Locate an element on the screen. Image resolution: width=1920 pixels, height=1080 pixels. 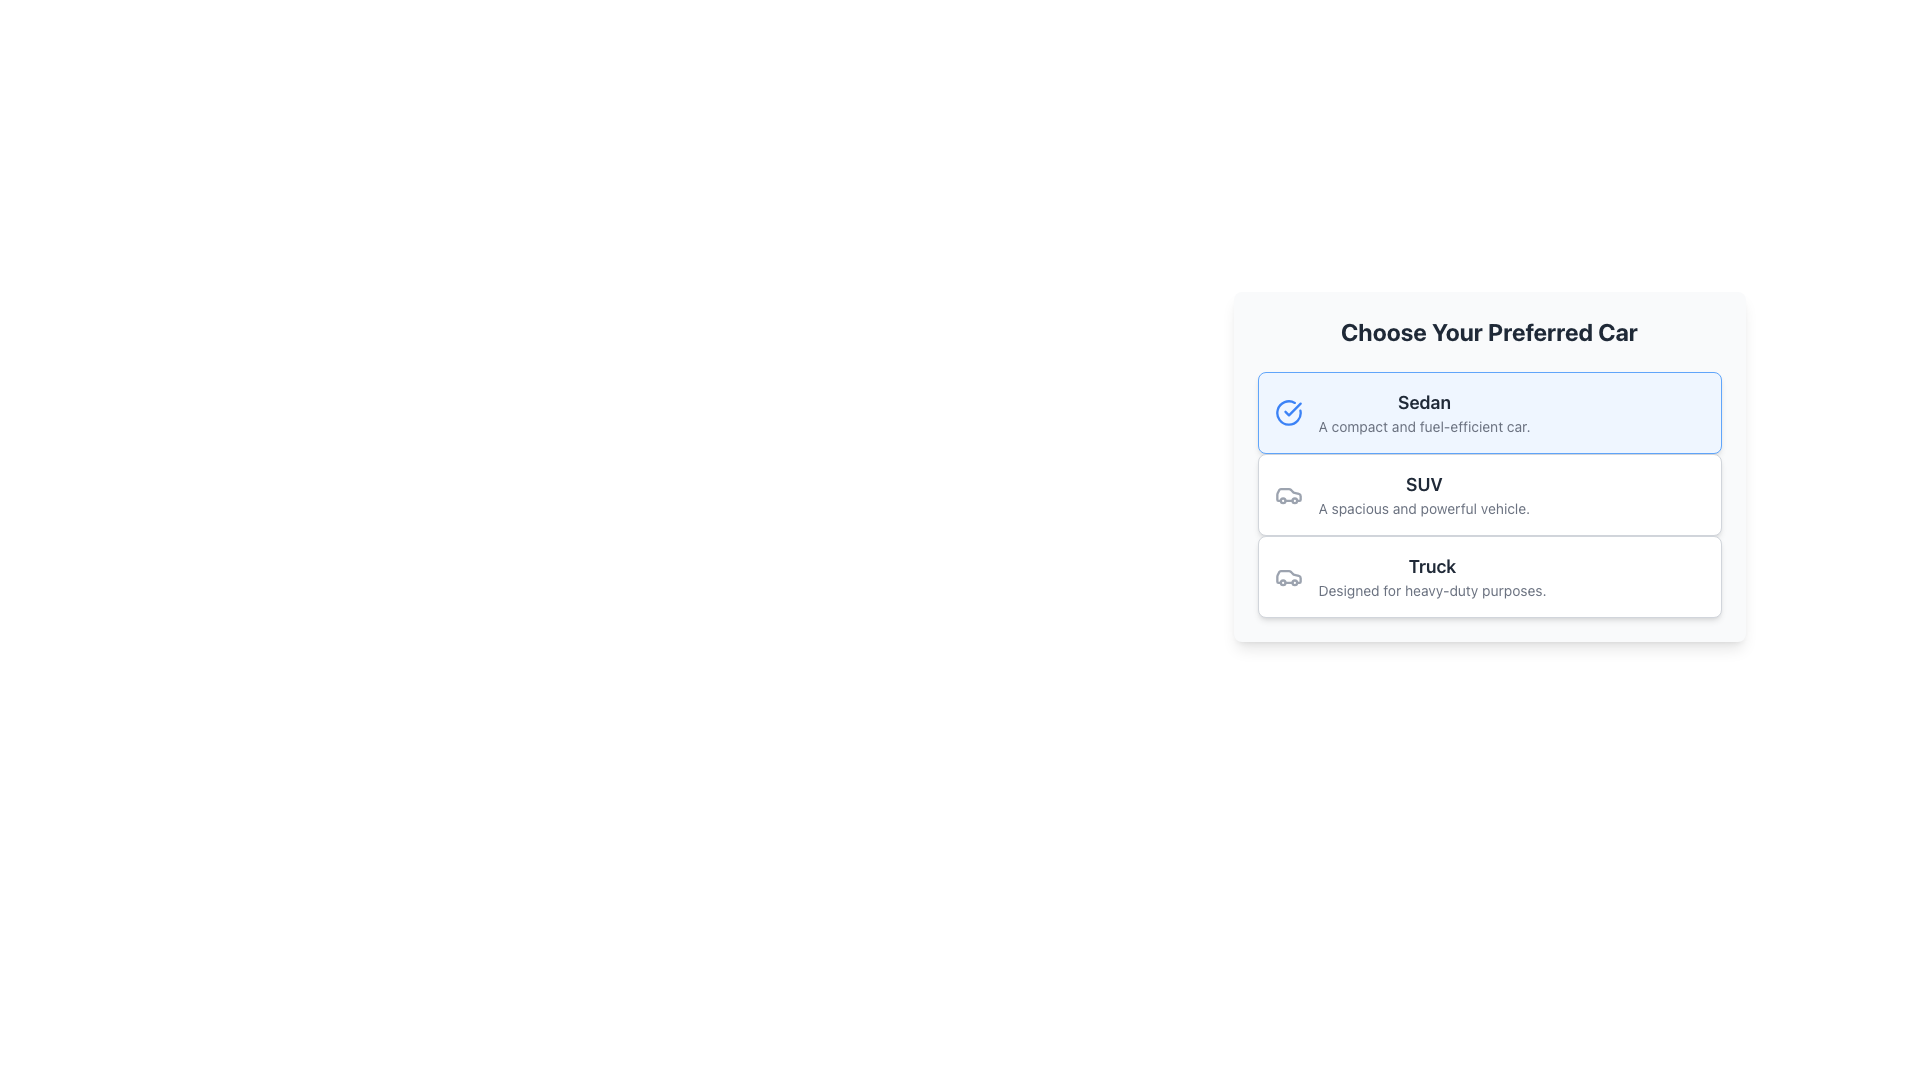
the 'Truck' text block in the 'Choose Your Preferred Car' section is located at coordinates (1431, 577).